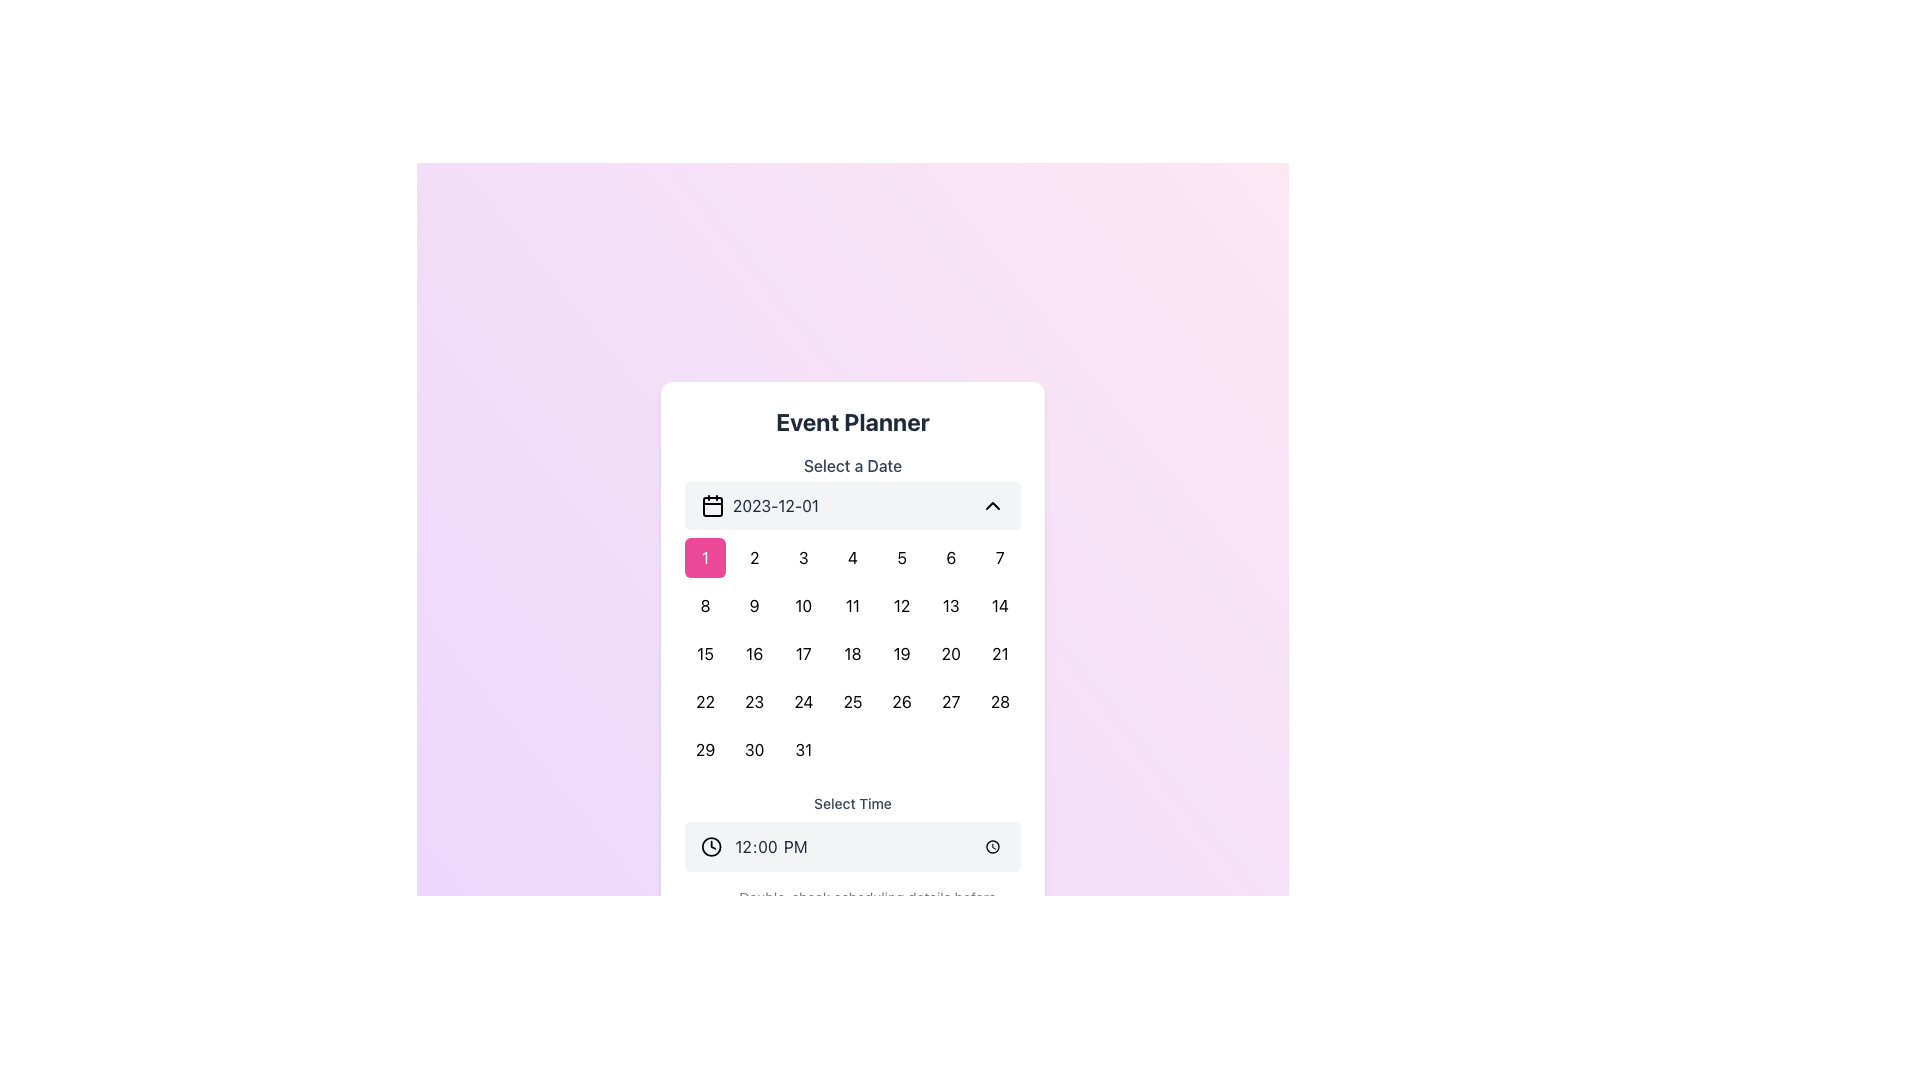 This screenshot has height=1080, width=1920. What do you see at coordinates (901, 558) in the screenshot?
I see `the button displaying the number '5'` at bounding box center [901, 558].